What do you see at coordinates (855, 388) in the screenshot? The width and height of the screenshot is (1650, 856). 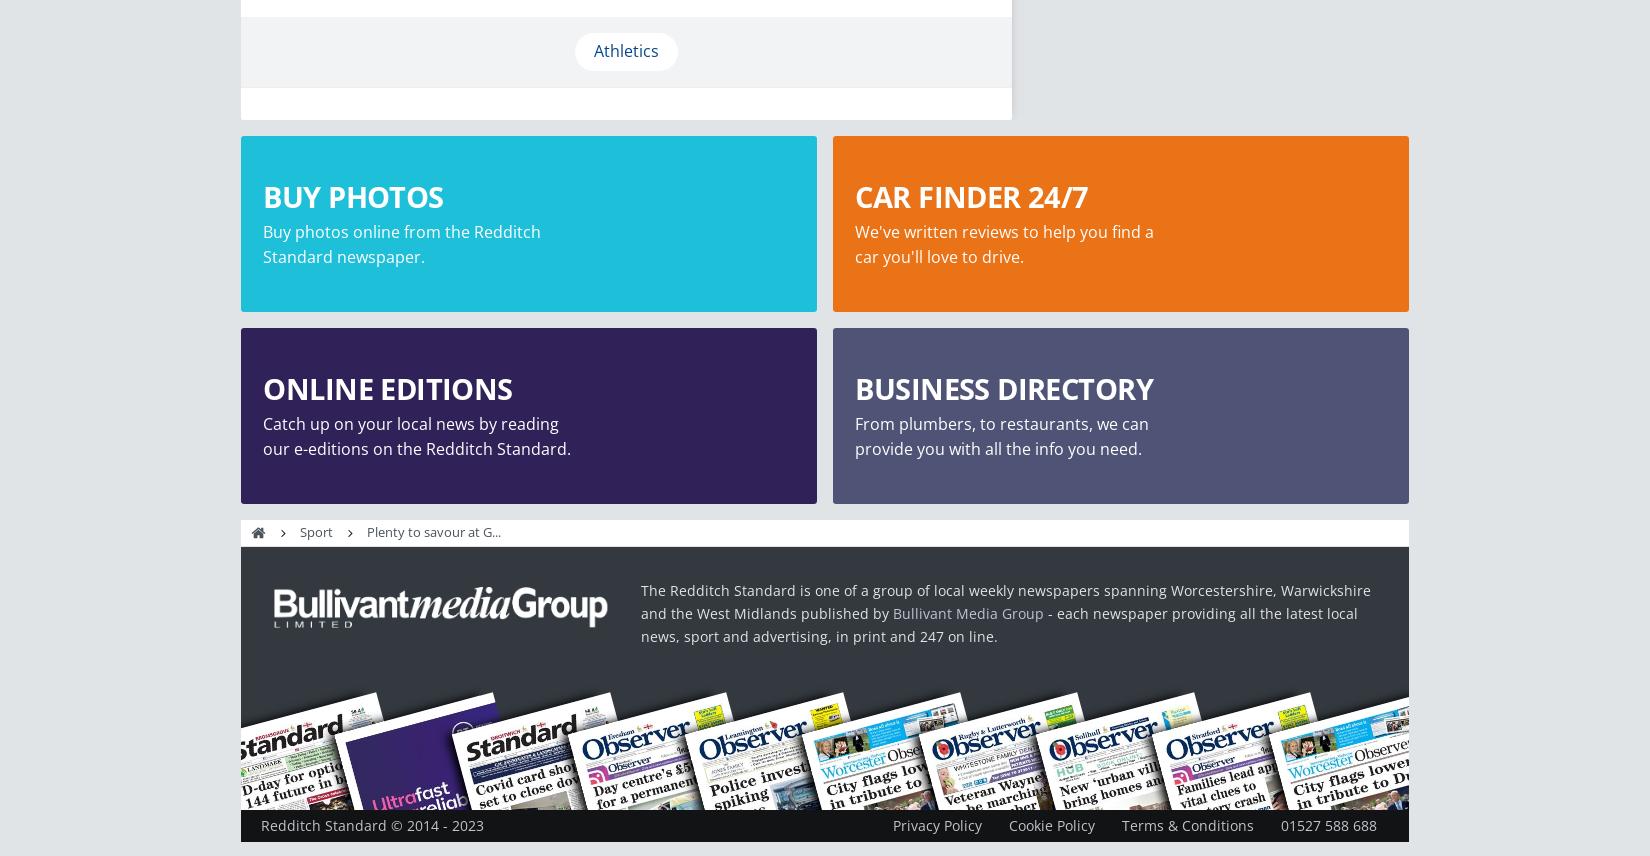 I see `'Business Directory'` at bounding box center [855, 388].